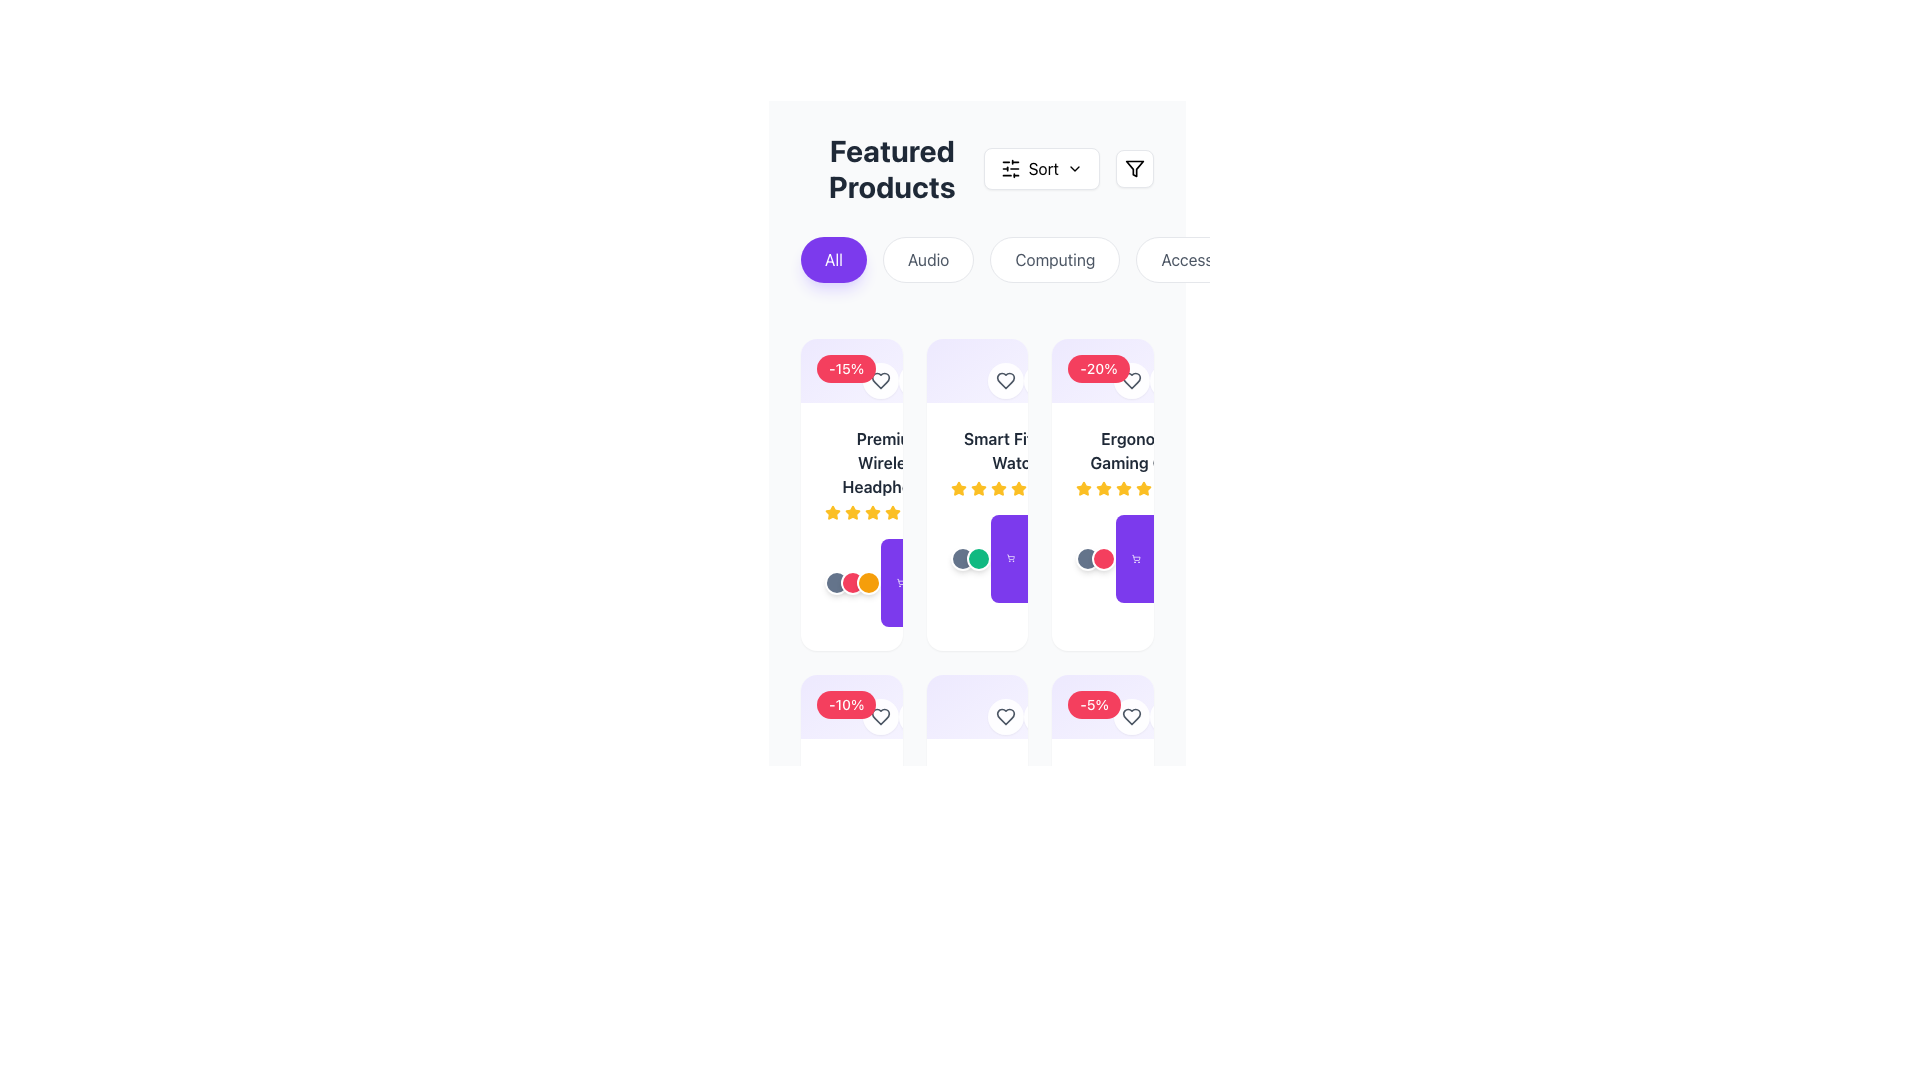  I want to click on the Discount Indicator label located in the top-left corner of the first product card, so click(851, 705).